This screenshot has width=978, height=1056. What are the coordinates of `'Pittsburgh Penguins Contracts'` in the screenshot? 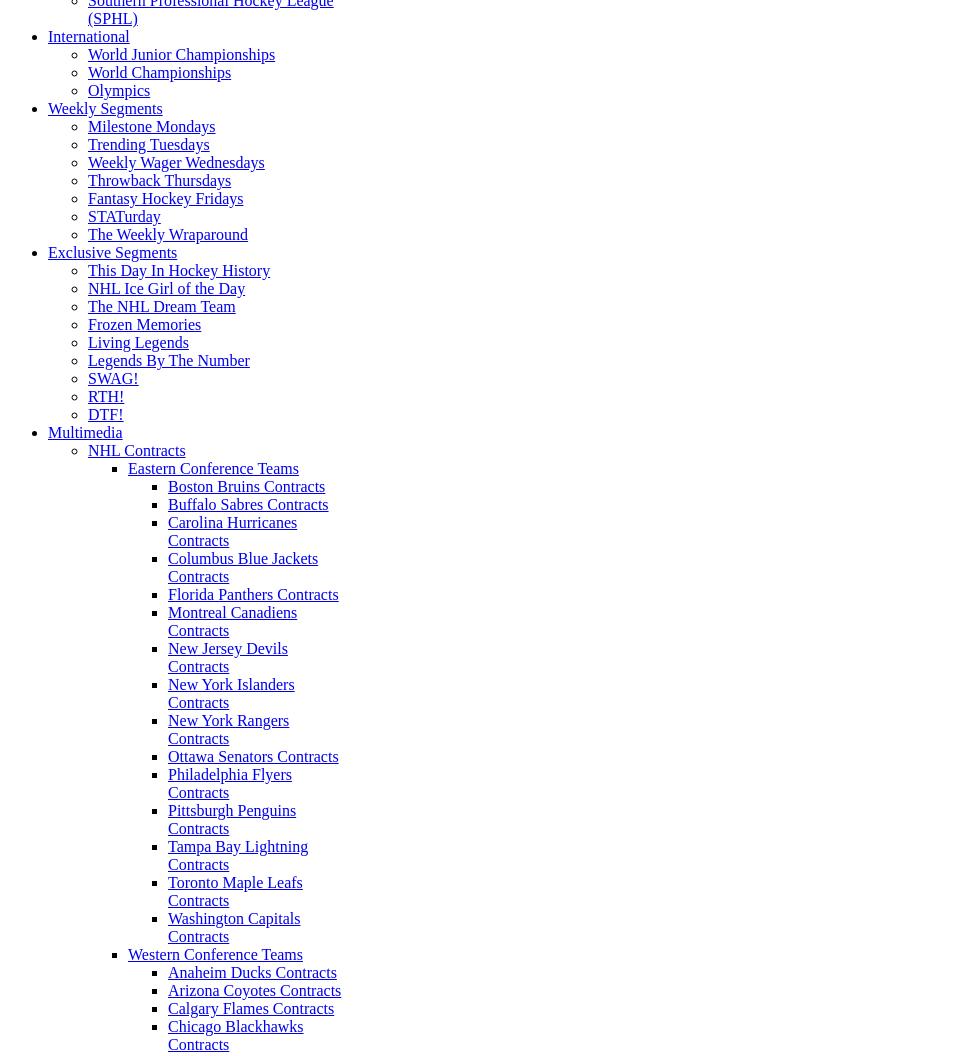 It's located at (231, 819).